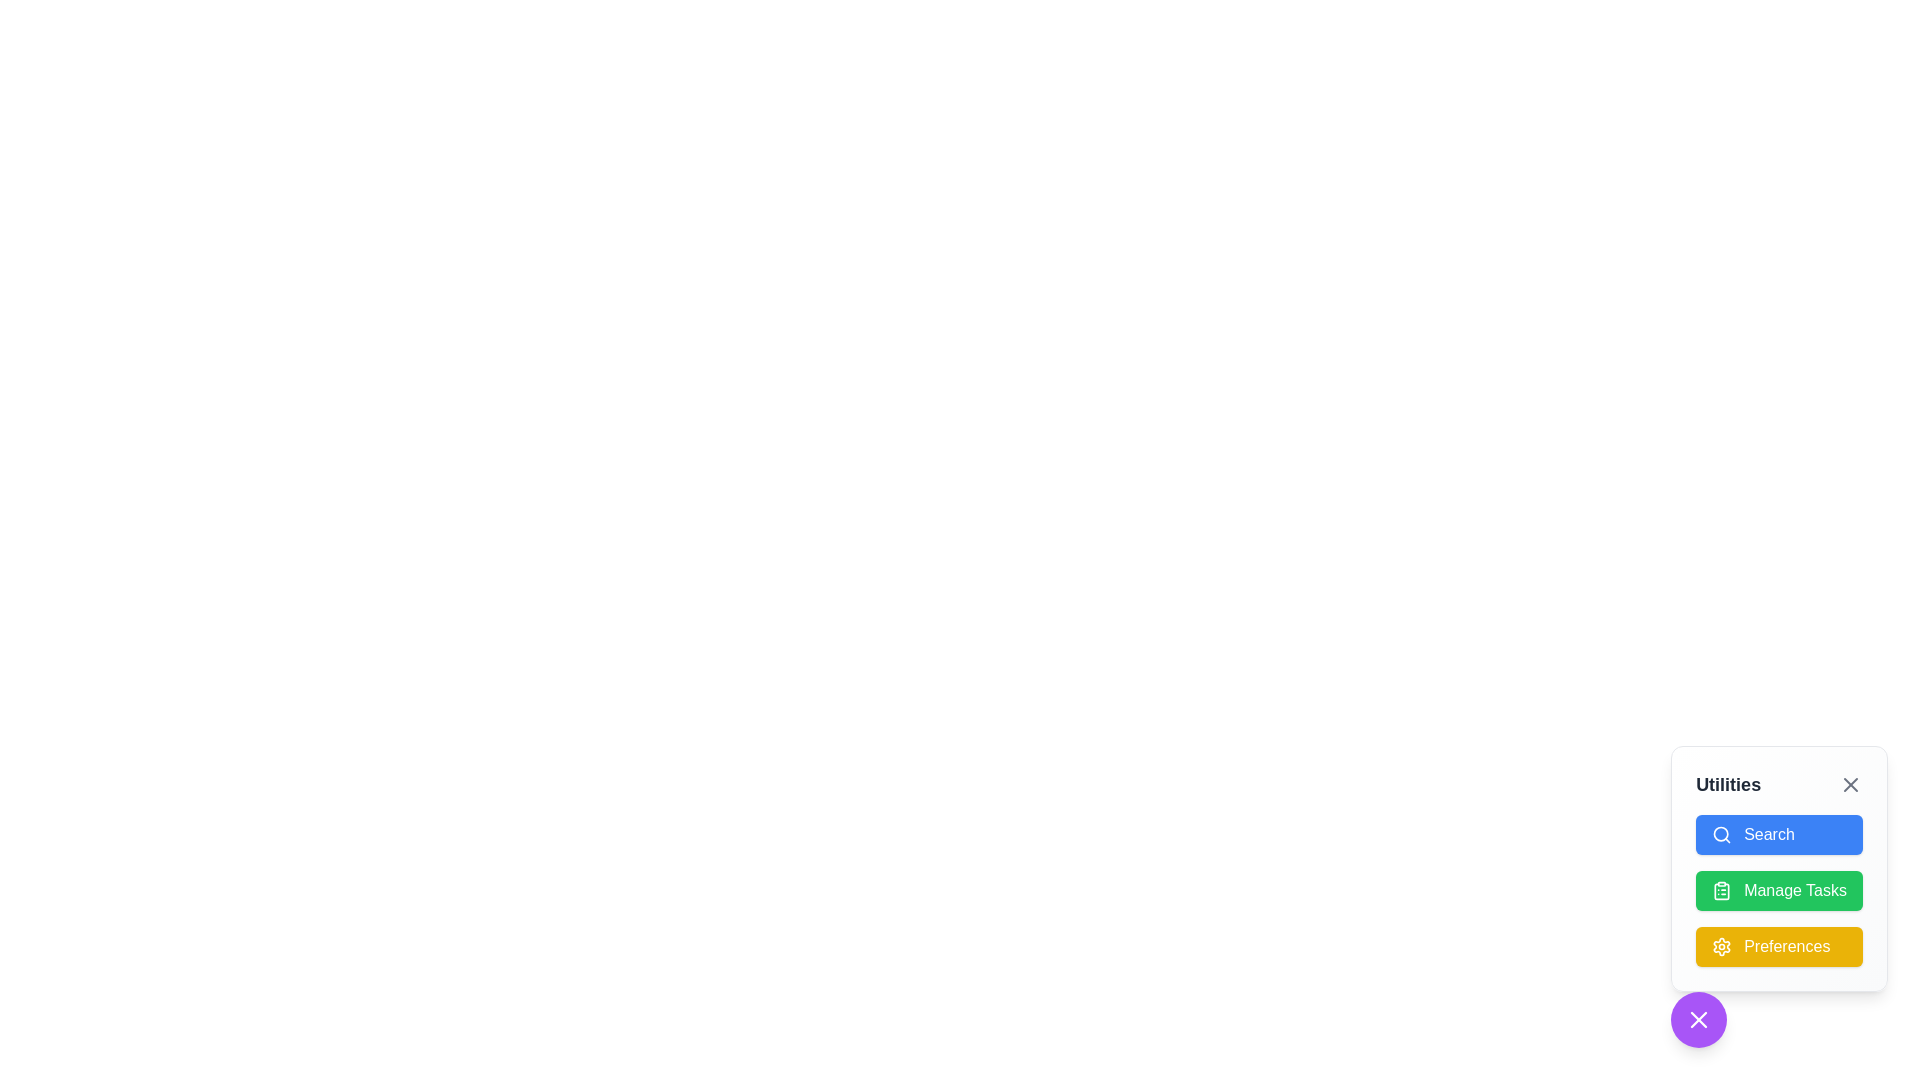 This screenshot has width=1920, height=1080. I want to click on the search icon on the left side of the 'Search' button, so click(1721, 834).